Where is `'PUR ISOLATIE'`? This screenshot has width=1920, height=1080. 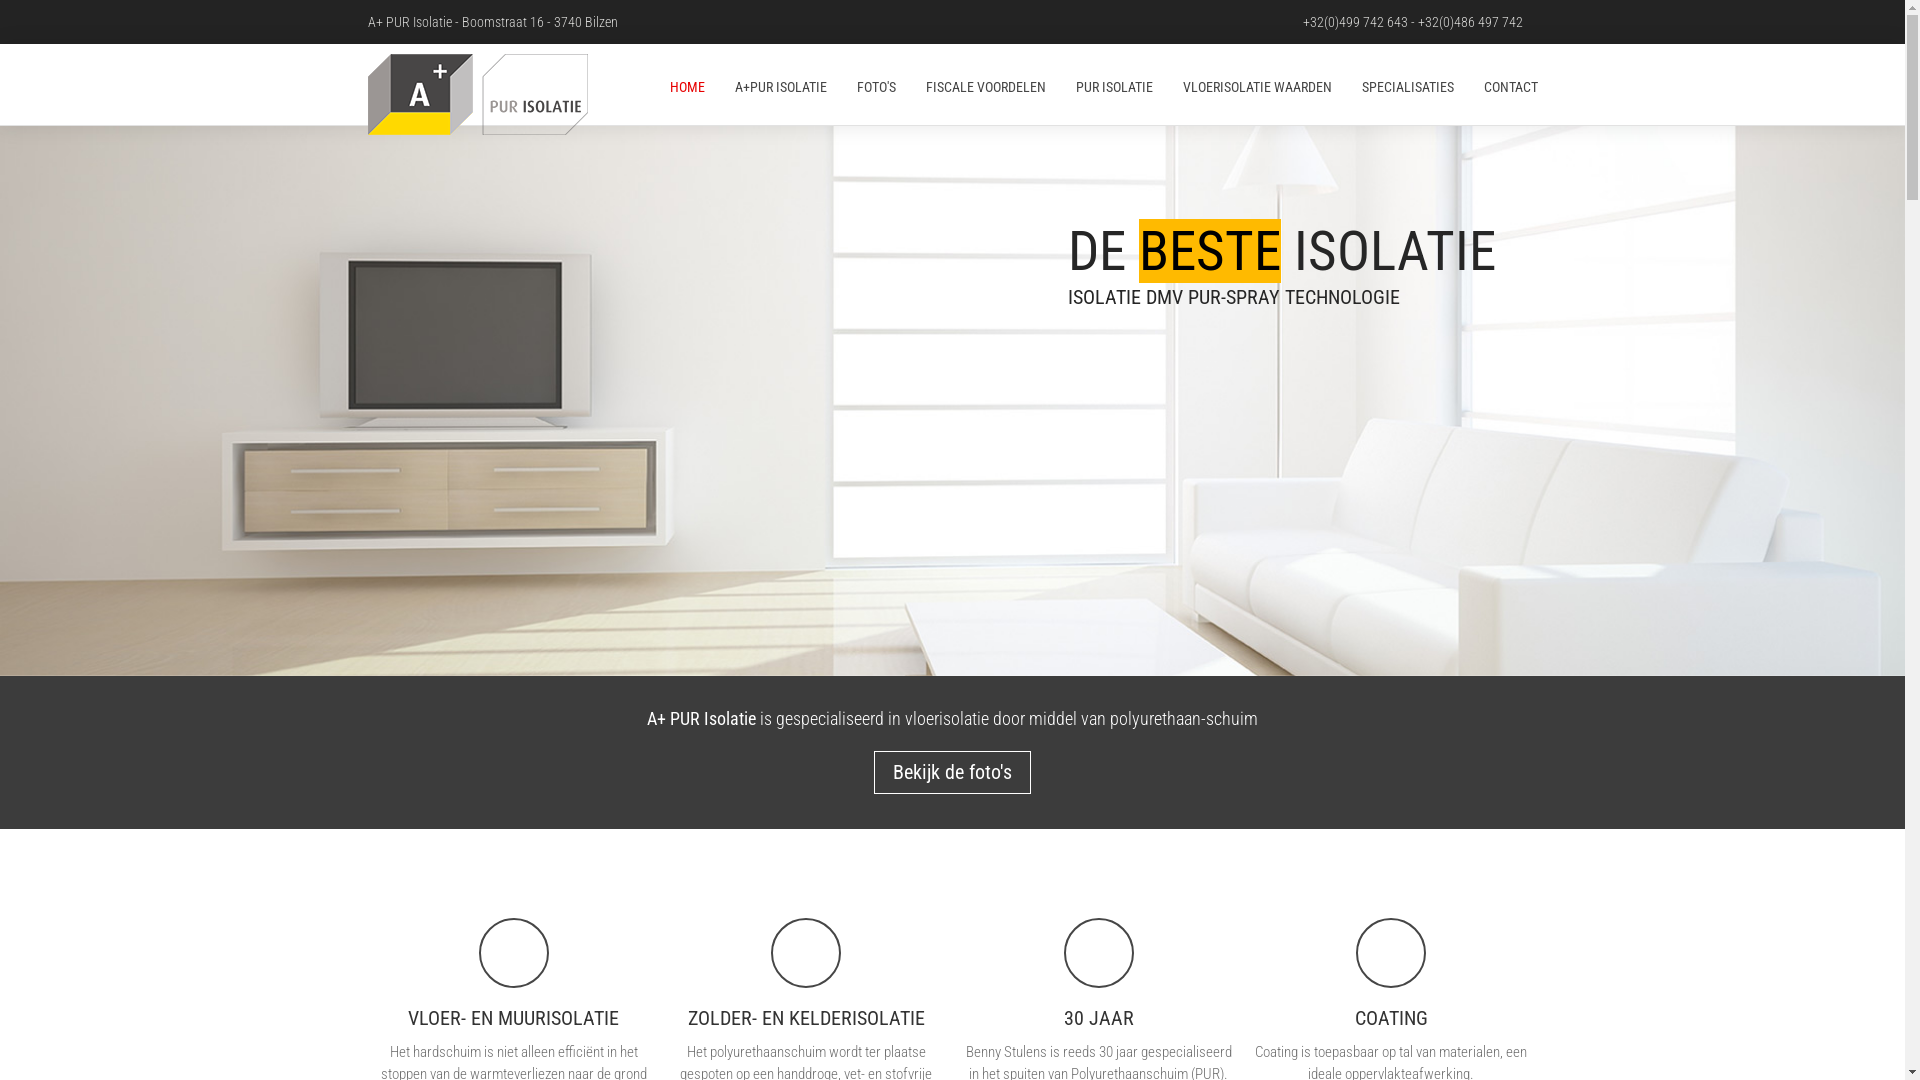
'PUR ISOLATIE' is located at coordinates (1112, 83).